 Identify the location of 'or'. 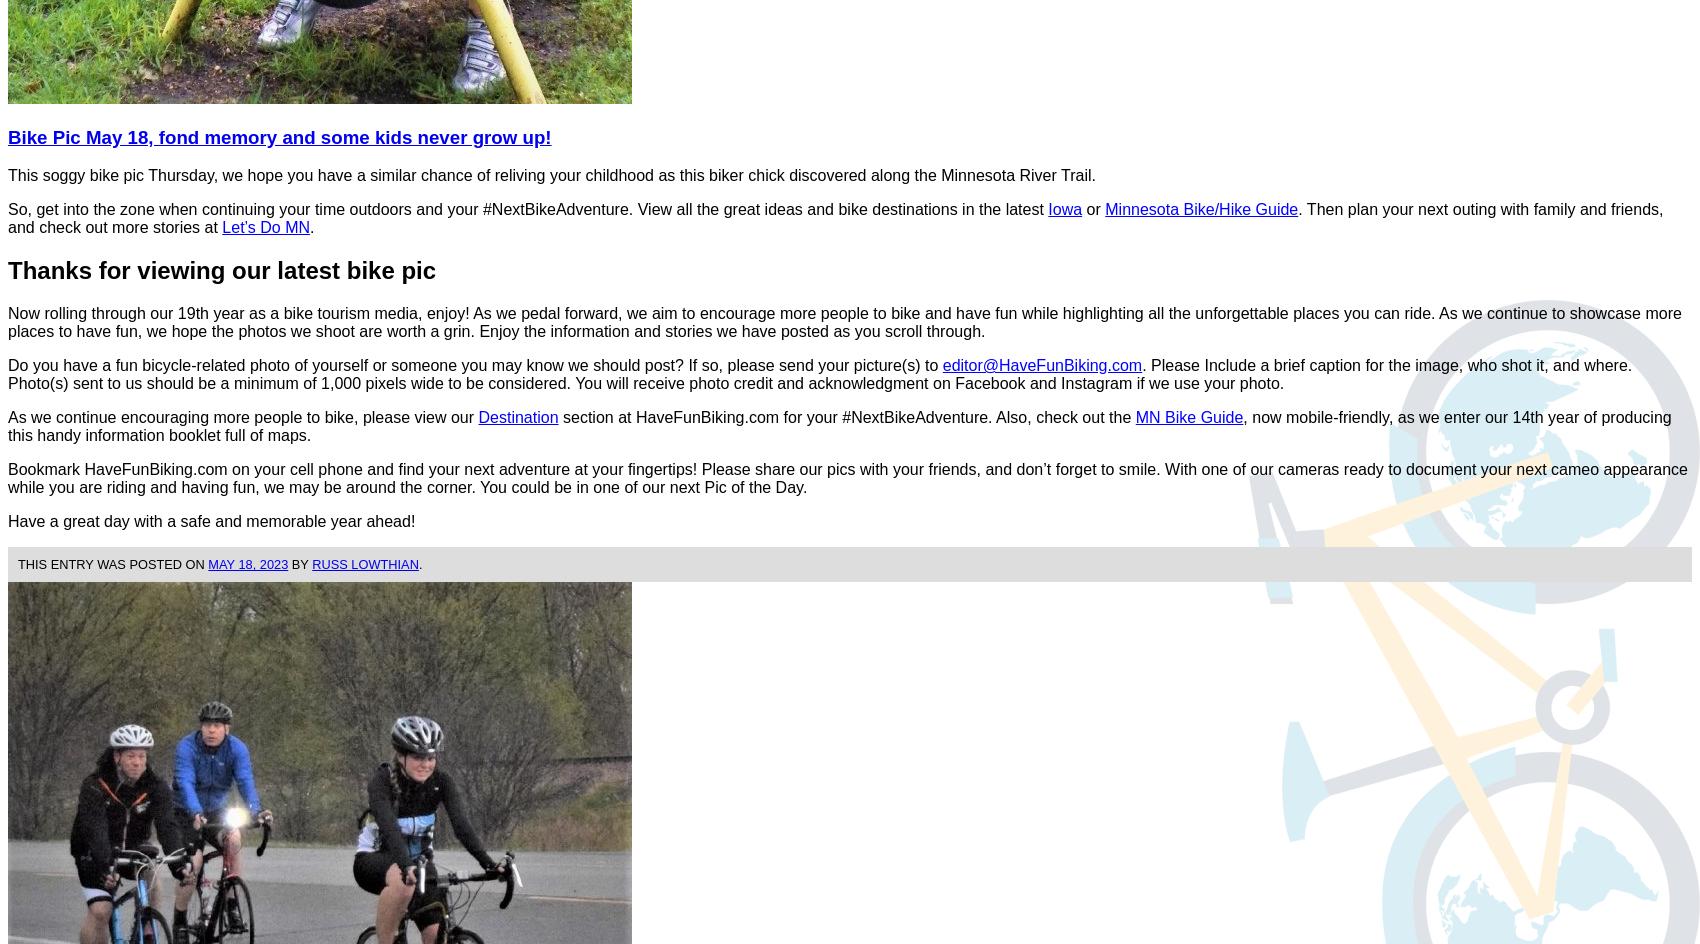
(1093, 208).